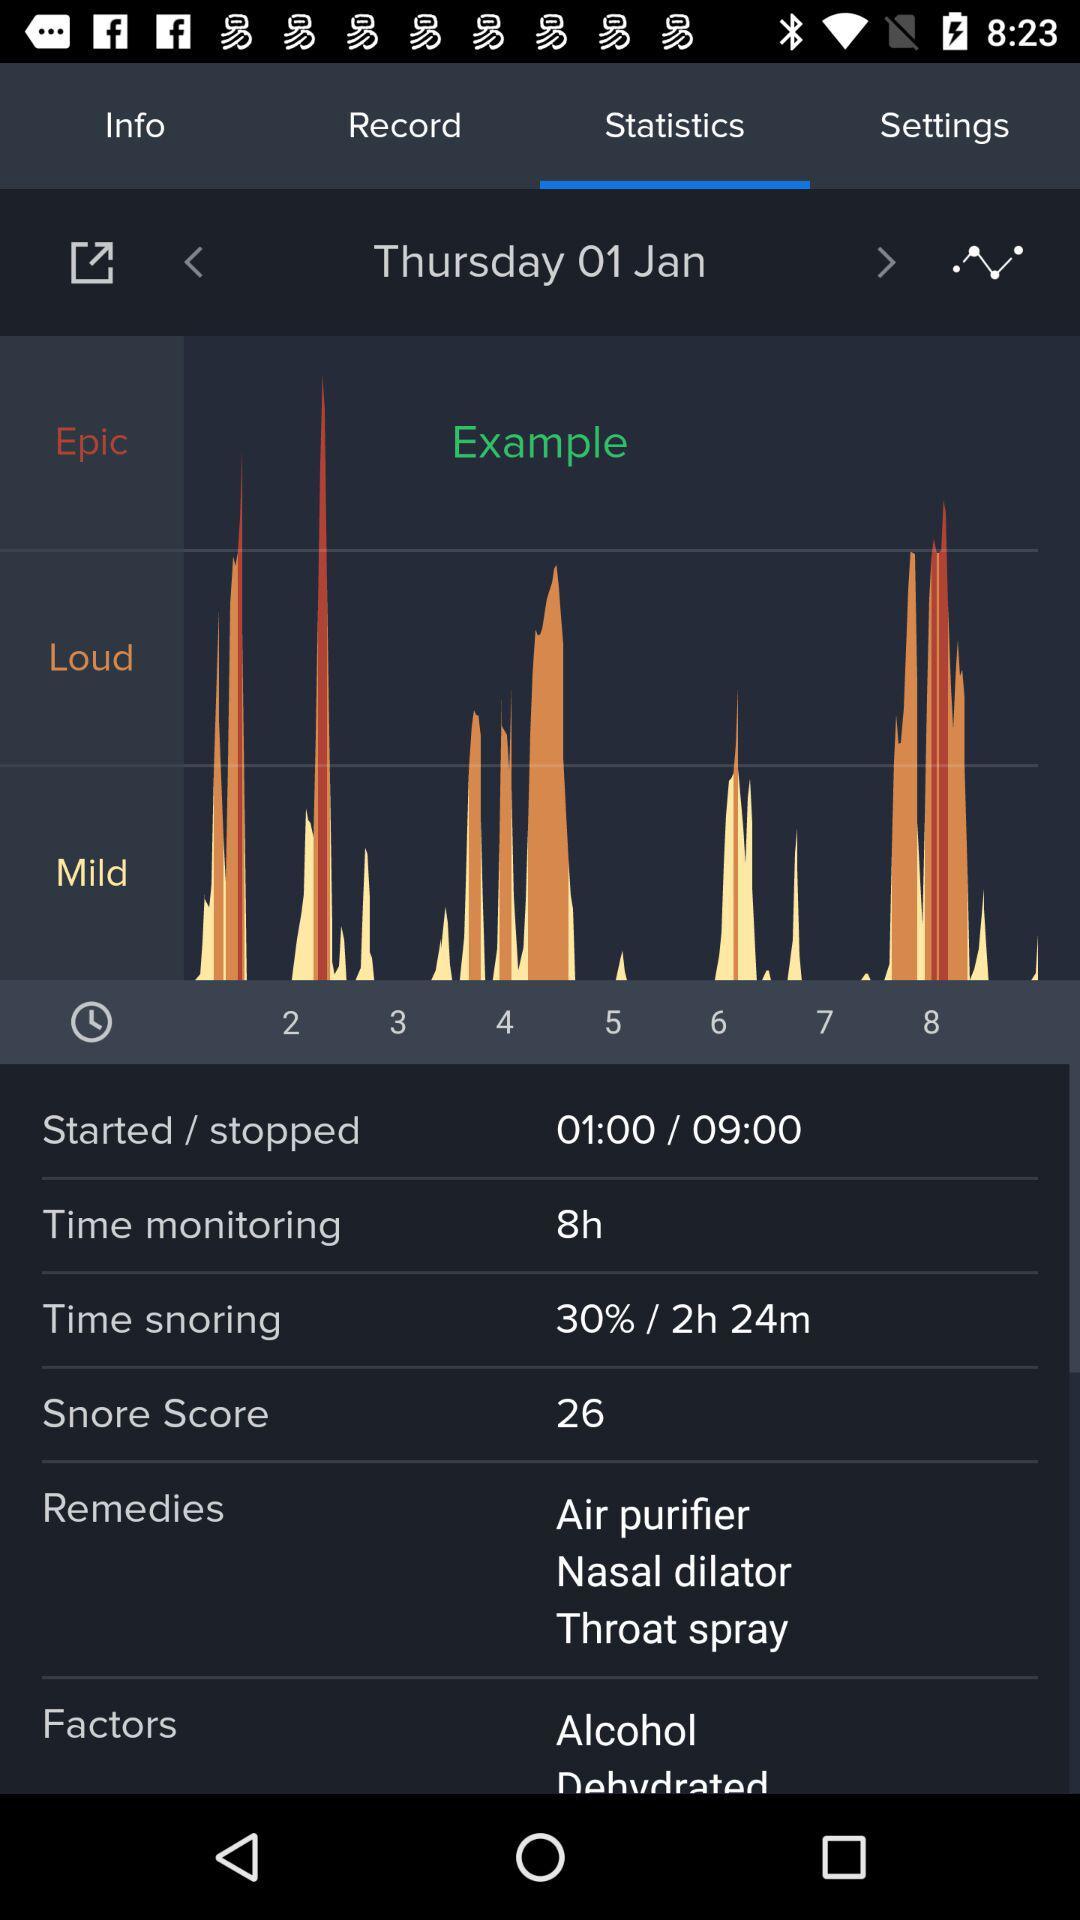 The width and height of the screenshot is (1080, 1920). What do you see at coordinates (244, 261) in the screenshot?
I see `the item below info icon` at bounding box center [244, 261].